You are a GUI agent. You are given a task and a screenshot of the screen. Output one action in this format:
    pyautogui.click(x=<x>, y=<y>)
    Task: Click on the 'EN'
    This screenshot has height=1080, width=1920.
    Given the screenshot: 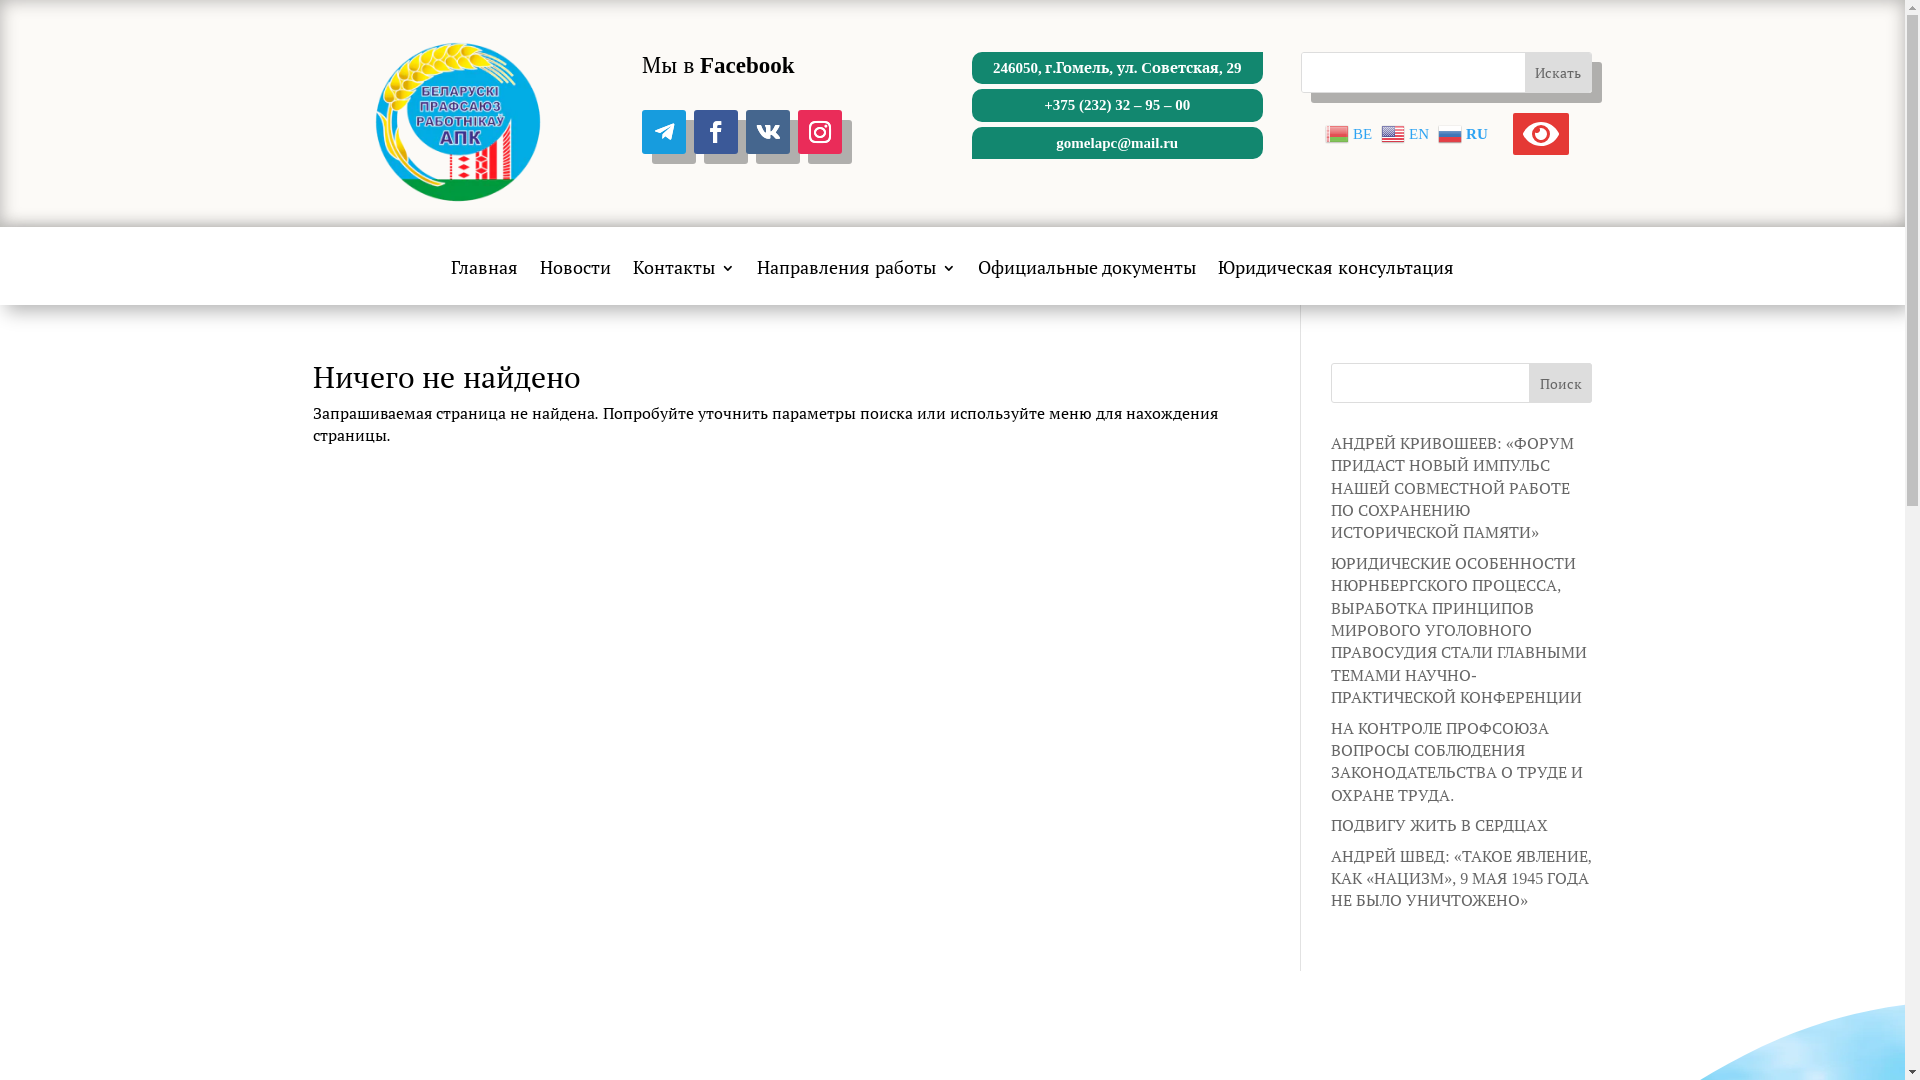 What is the action you would take?
    pyautogui.click(x=1406, y=132)
    